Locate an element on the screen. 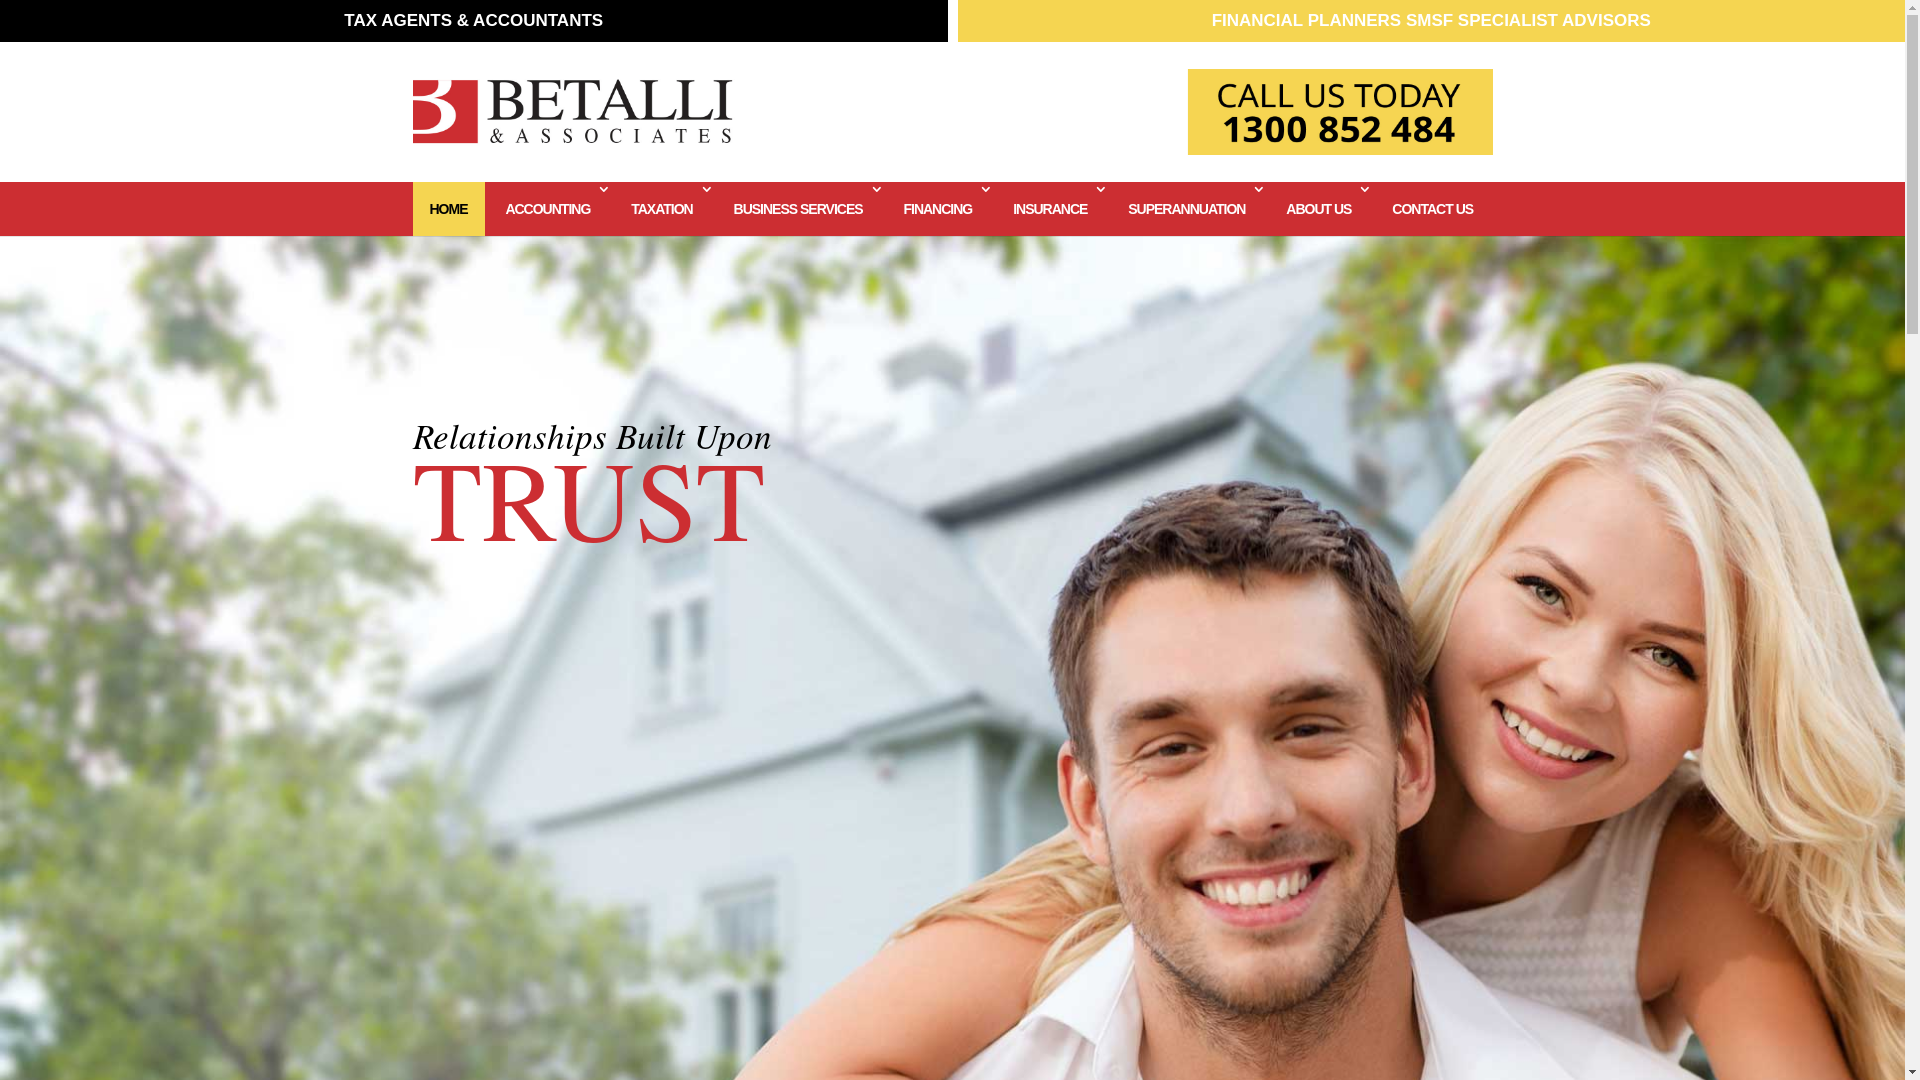 The width and height of the screenshot is (1920, 1080). 'SUPERANNUATION' is located at coordinates (1187, 208).